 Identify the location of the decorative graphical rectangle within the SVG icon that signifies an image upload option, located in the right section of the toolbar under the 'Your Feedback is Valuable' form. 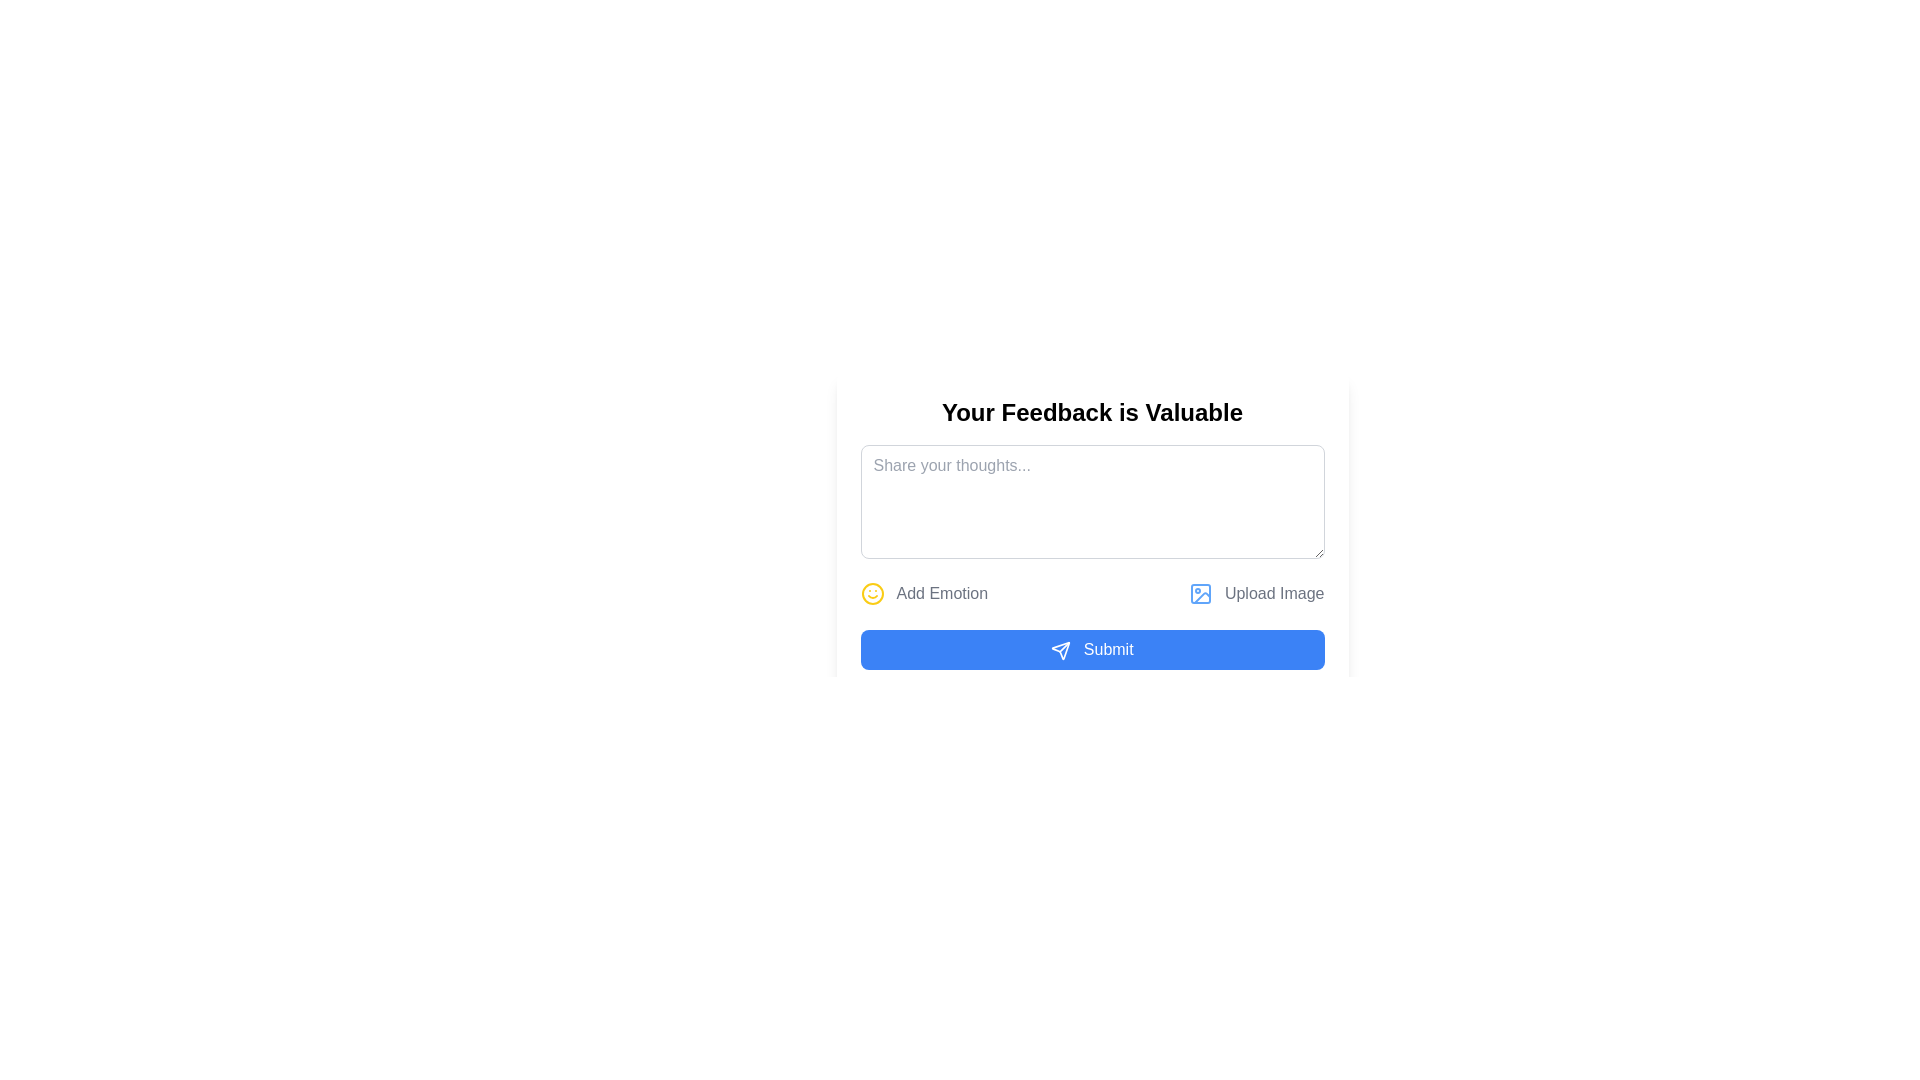
(1200, 593).